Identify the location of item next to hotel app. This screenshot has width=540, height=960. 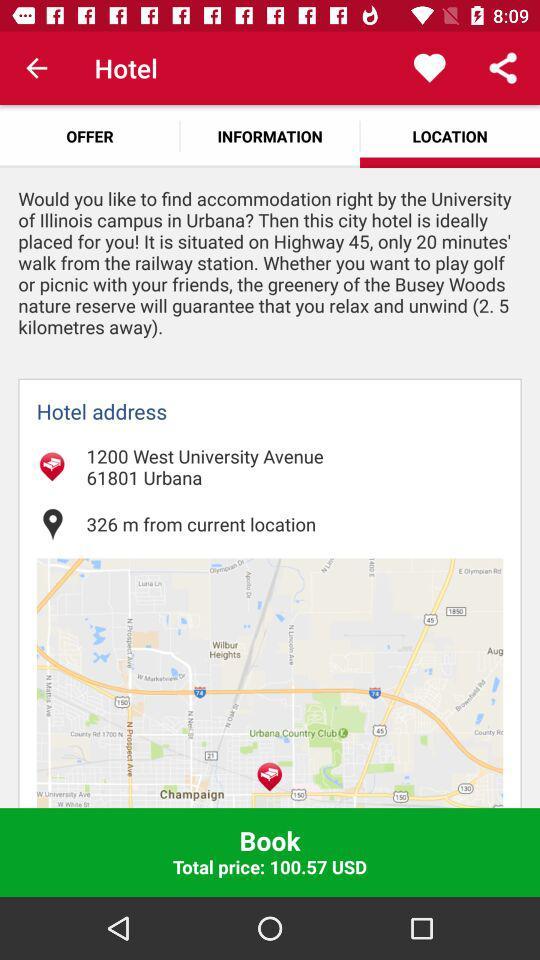
(36, 68).